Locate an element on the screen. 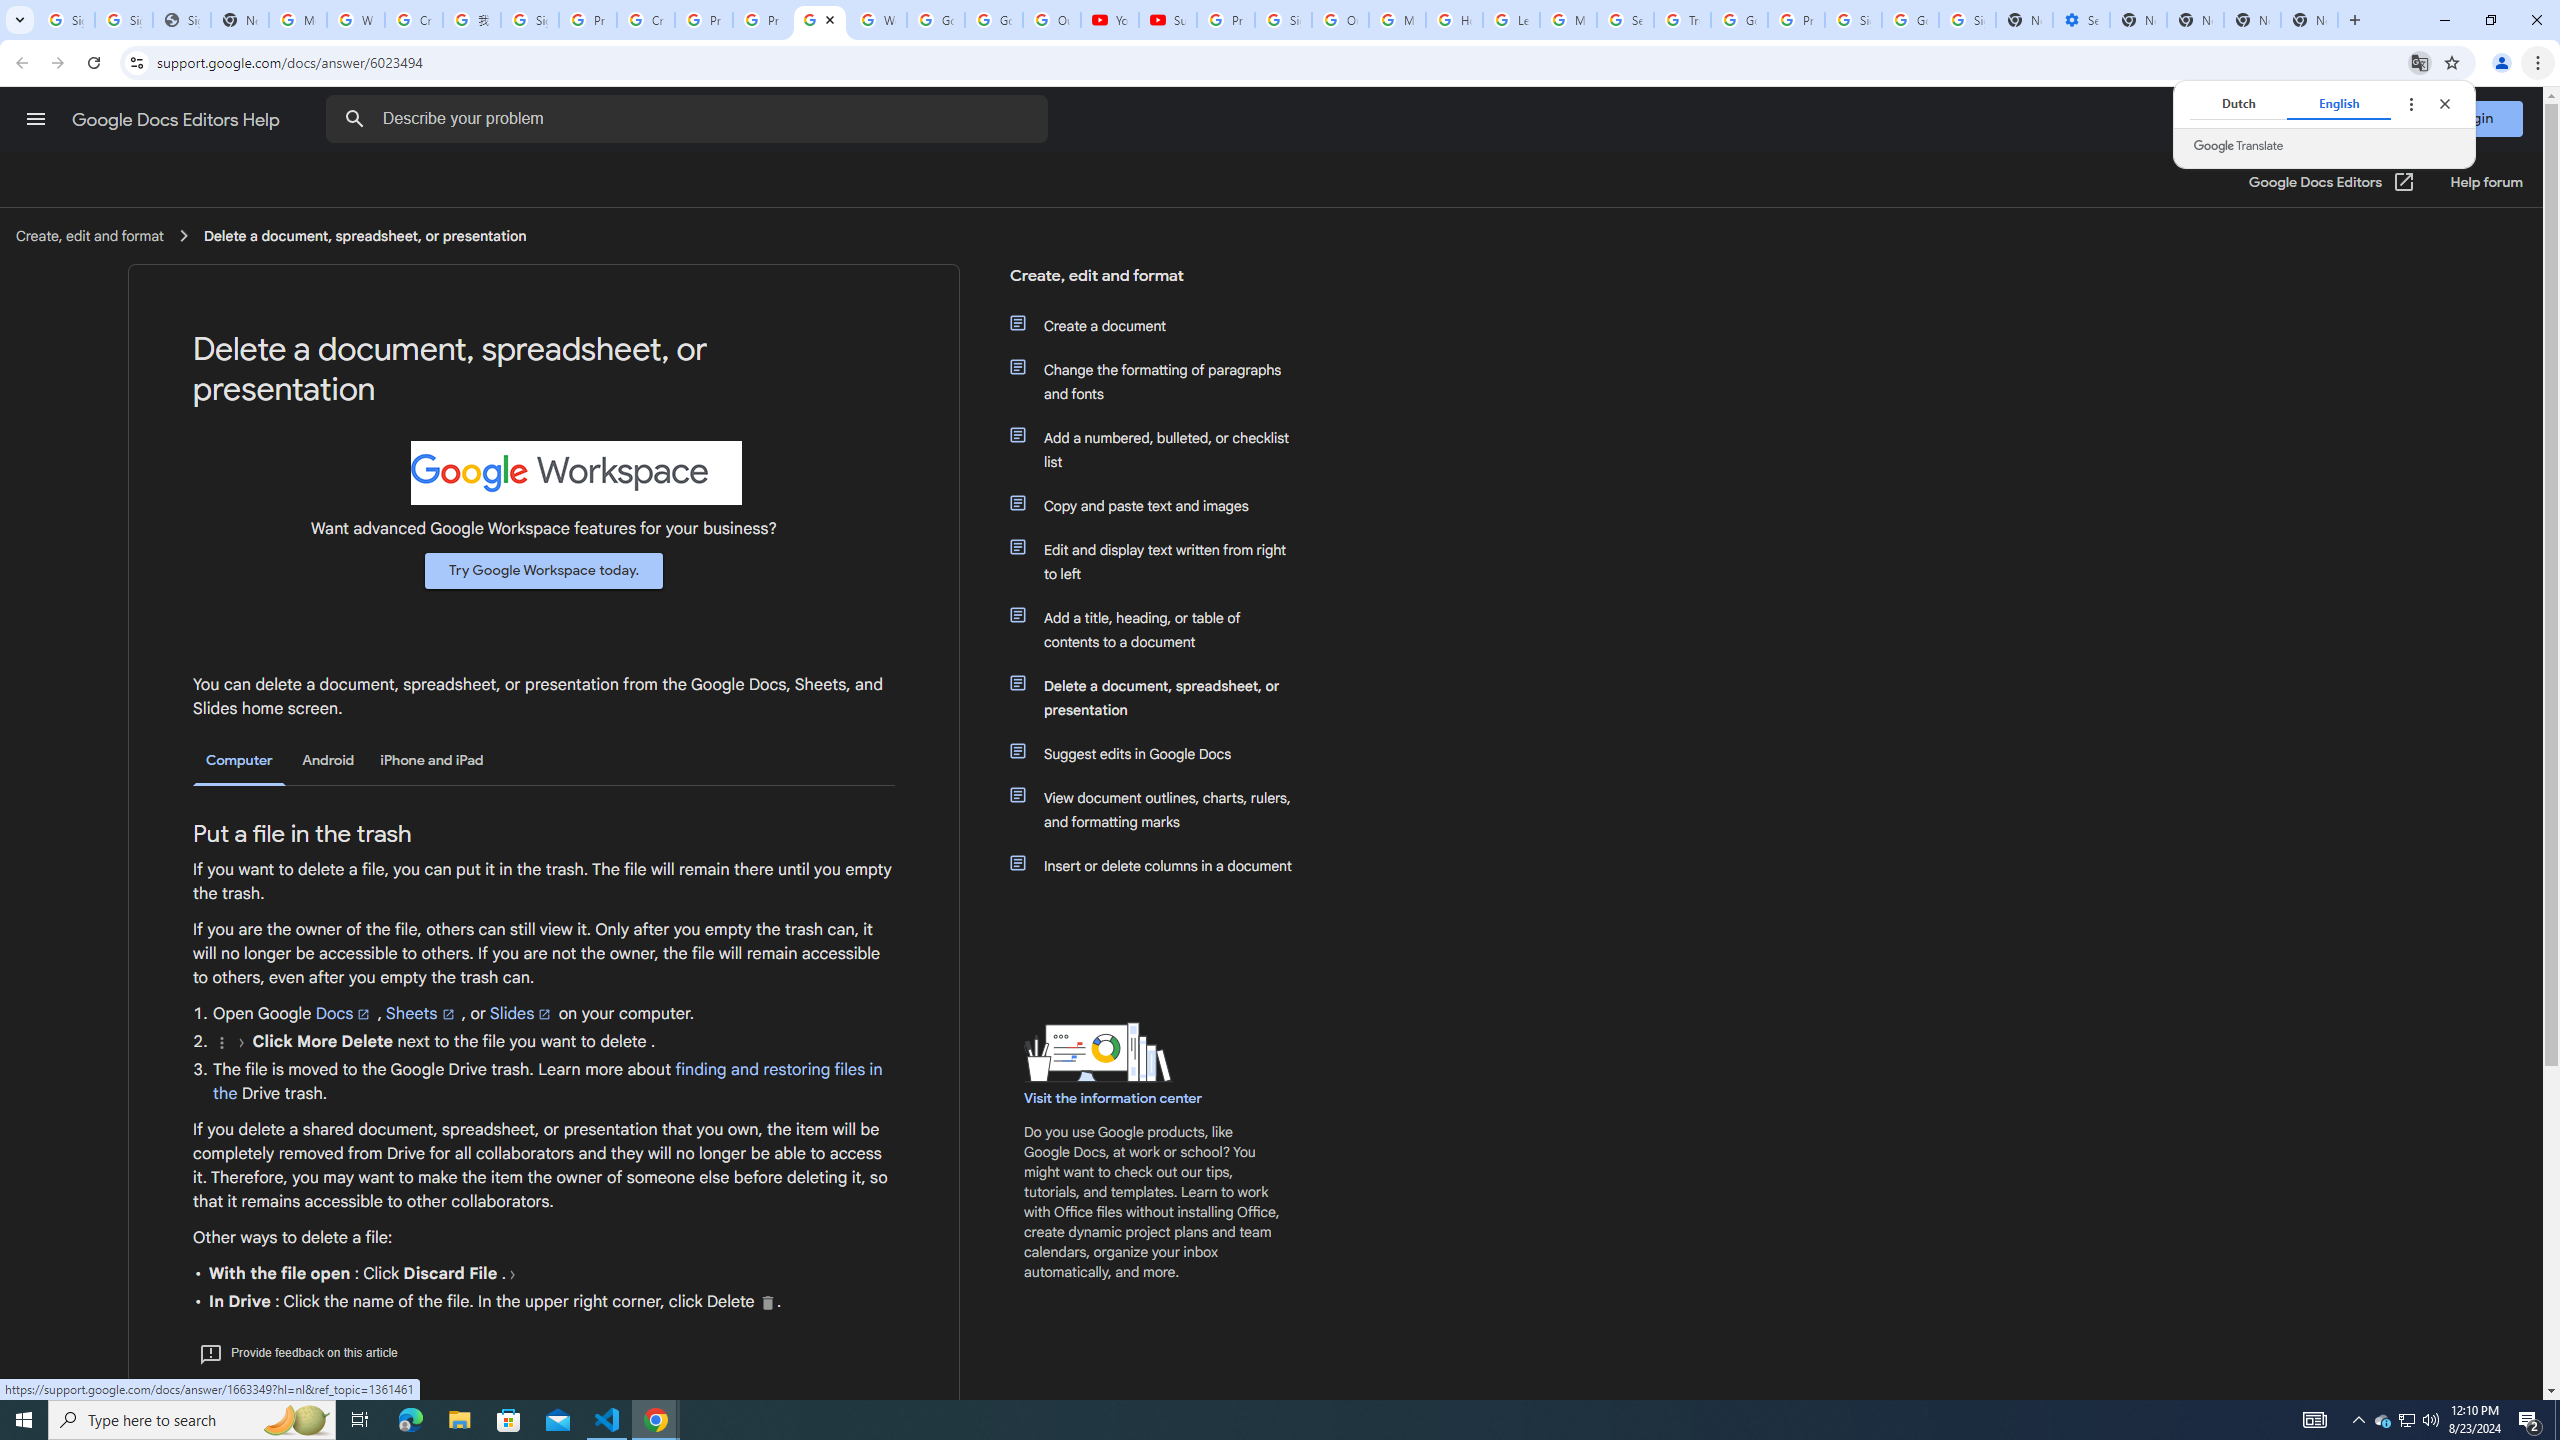 The width and height of the screenshot is (2560, 1440). 'Translate options' is located at coordinates (2409, 103).